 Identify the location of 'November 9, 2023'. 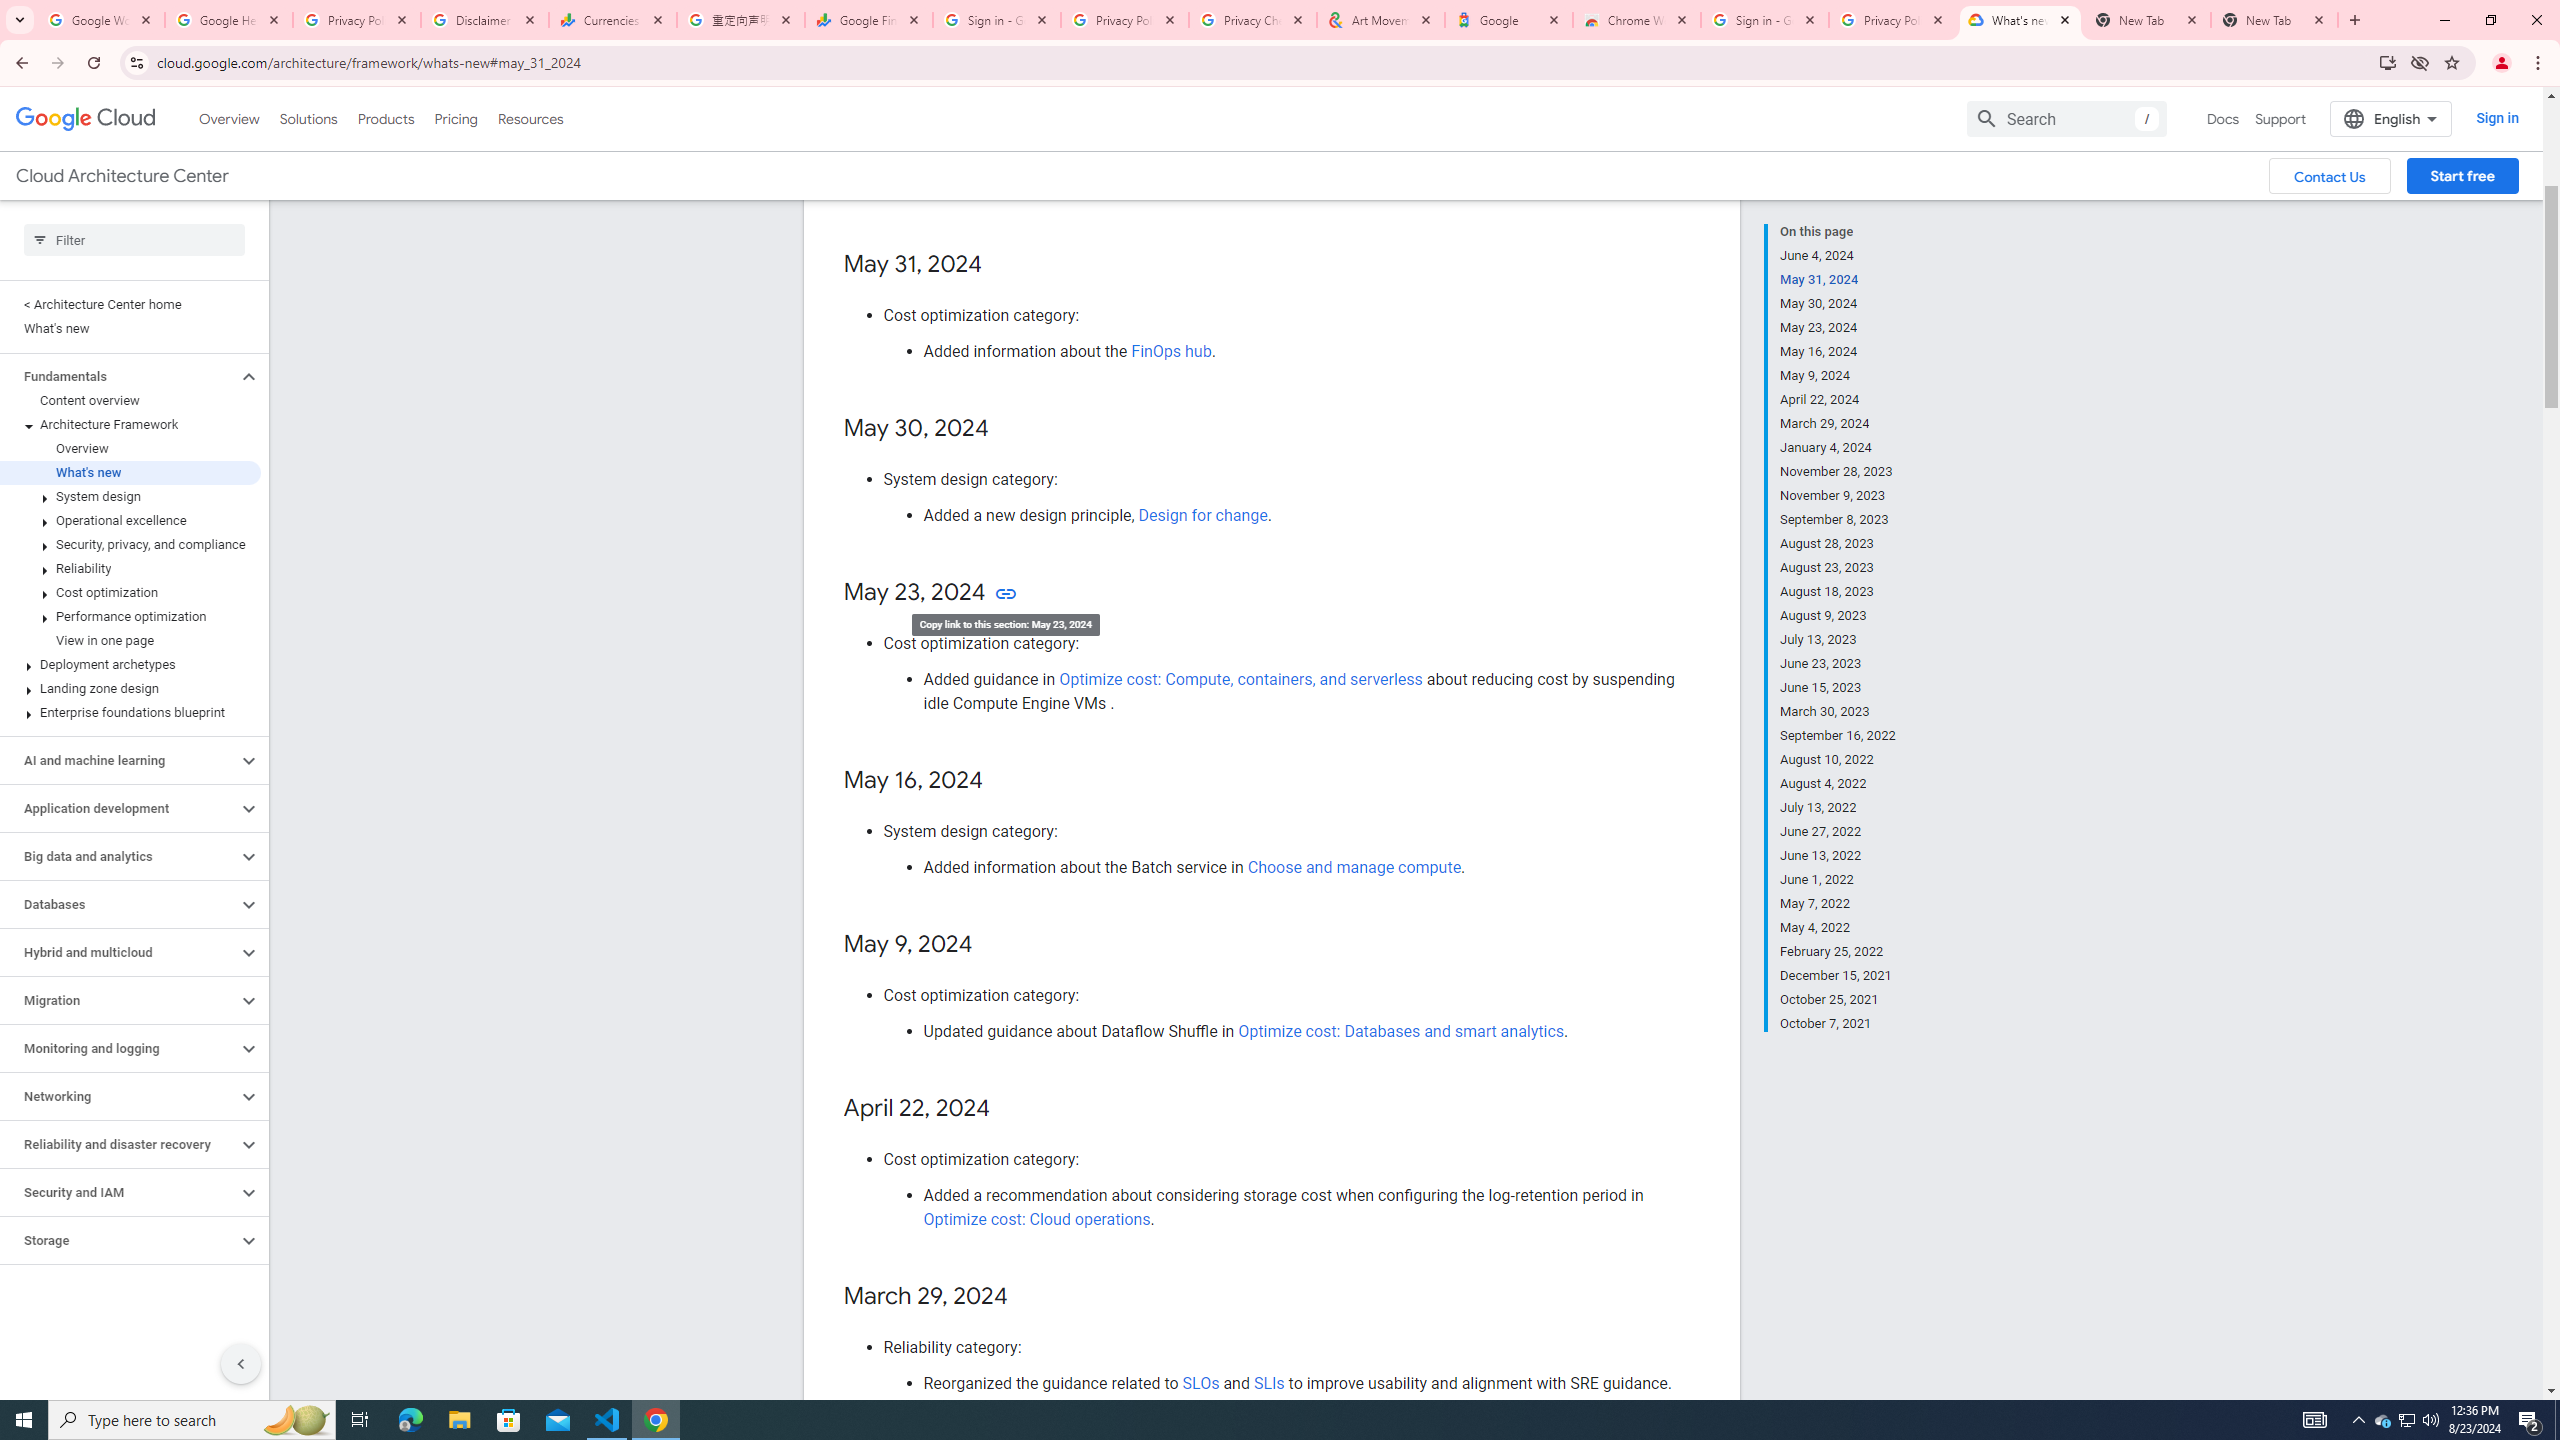
(1838, 495).